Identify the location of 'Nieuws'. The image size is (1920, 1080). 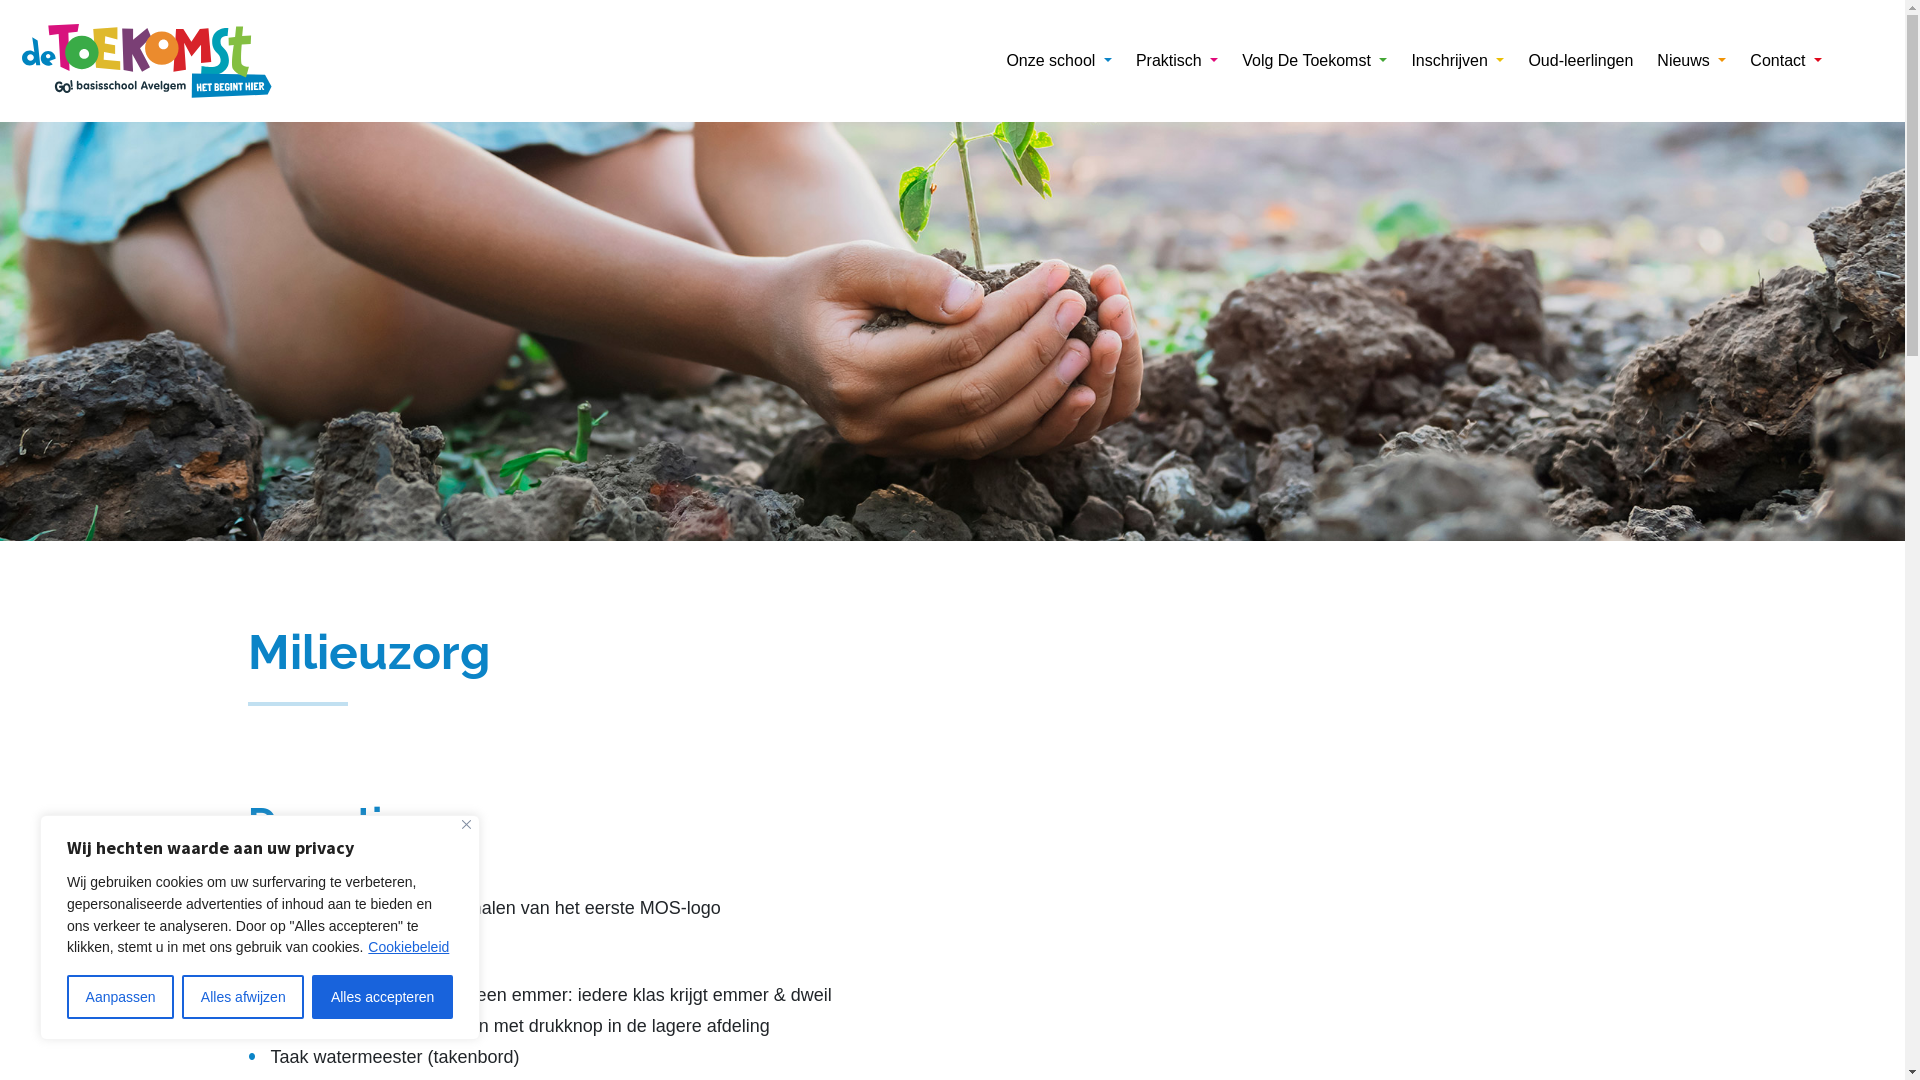
(1690, 60).